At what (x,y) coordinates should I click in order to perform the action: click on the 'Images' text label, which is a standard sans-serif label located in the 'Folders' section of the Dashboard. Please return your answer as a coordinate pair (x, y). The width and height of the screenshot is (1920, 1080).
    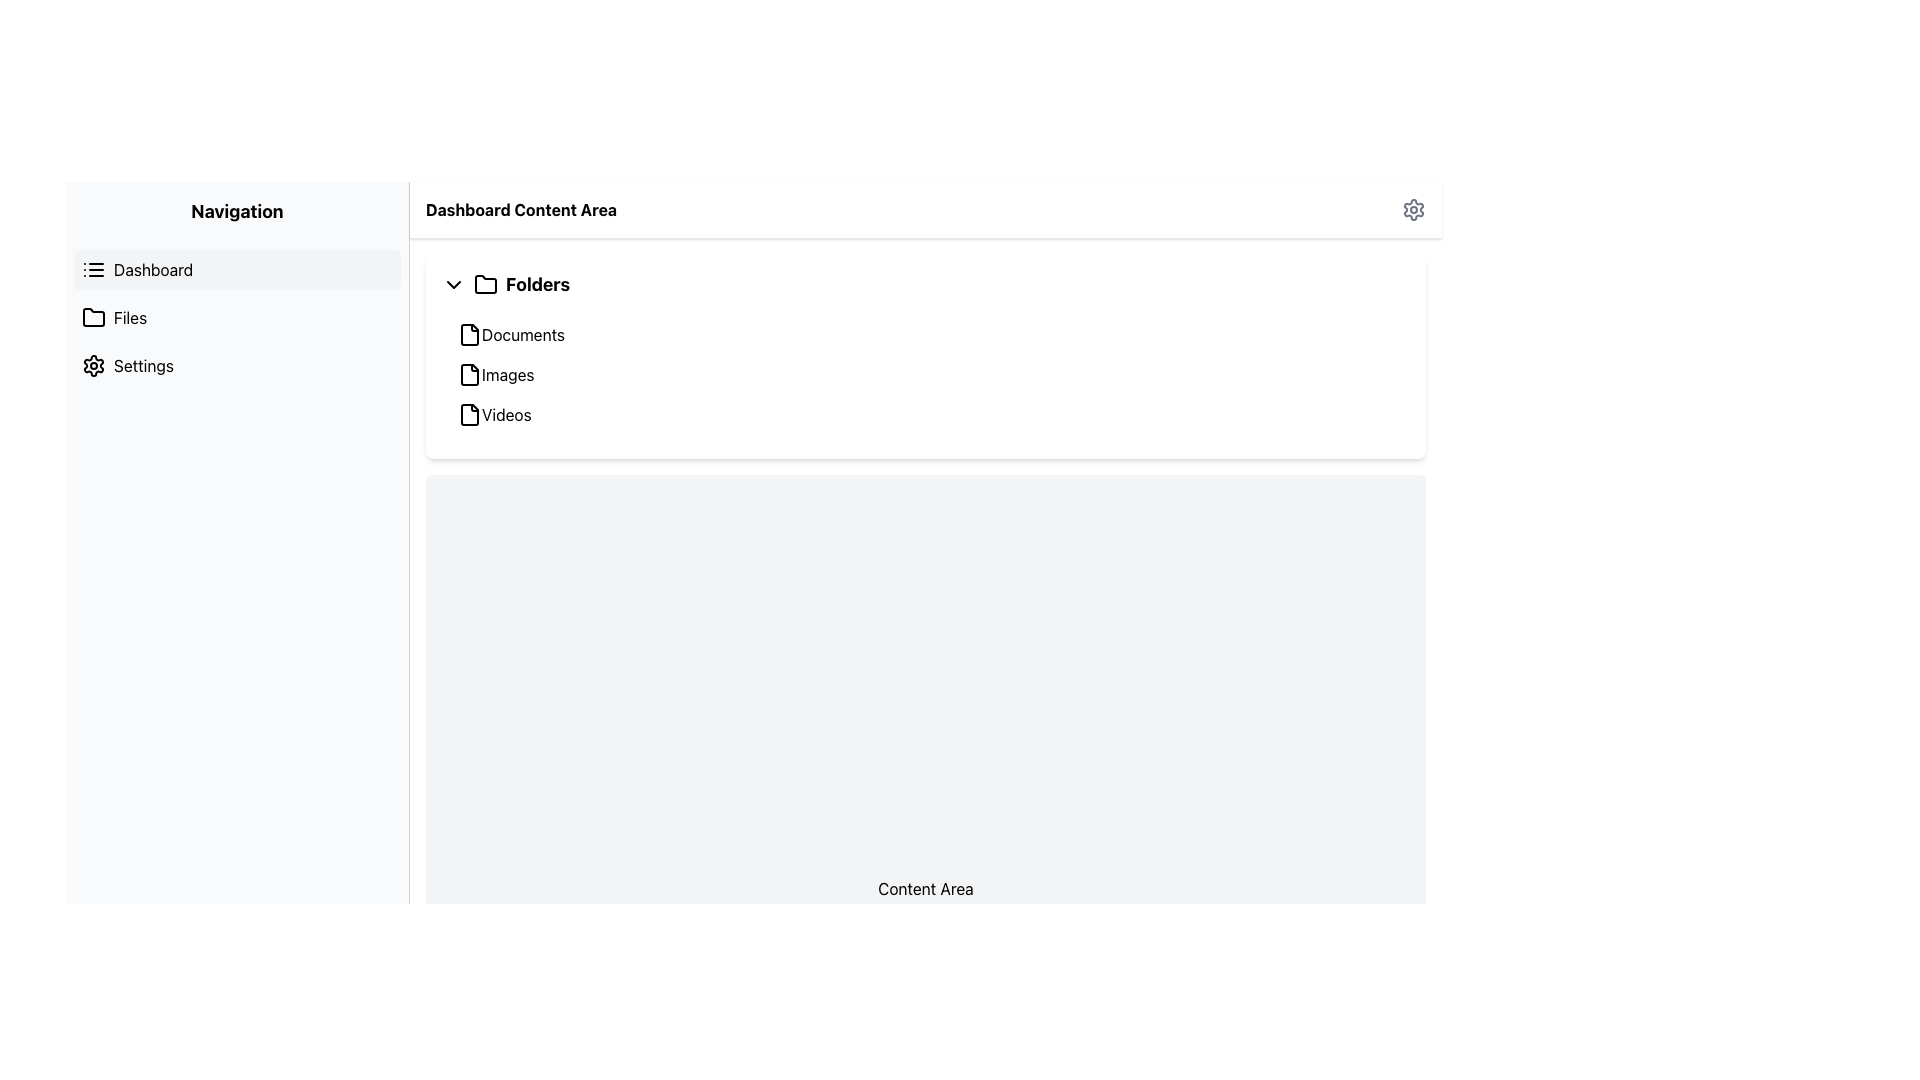
    Looking at the image, I should click on (508, 374).